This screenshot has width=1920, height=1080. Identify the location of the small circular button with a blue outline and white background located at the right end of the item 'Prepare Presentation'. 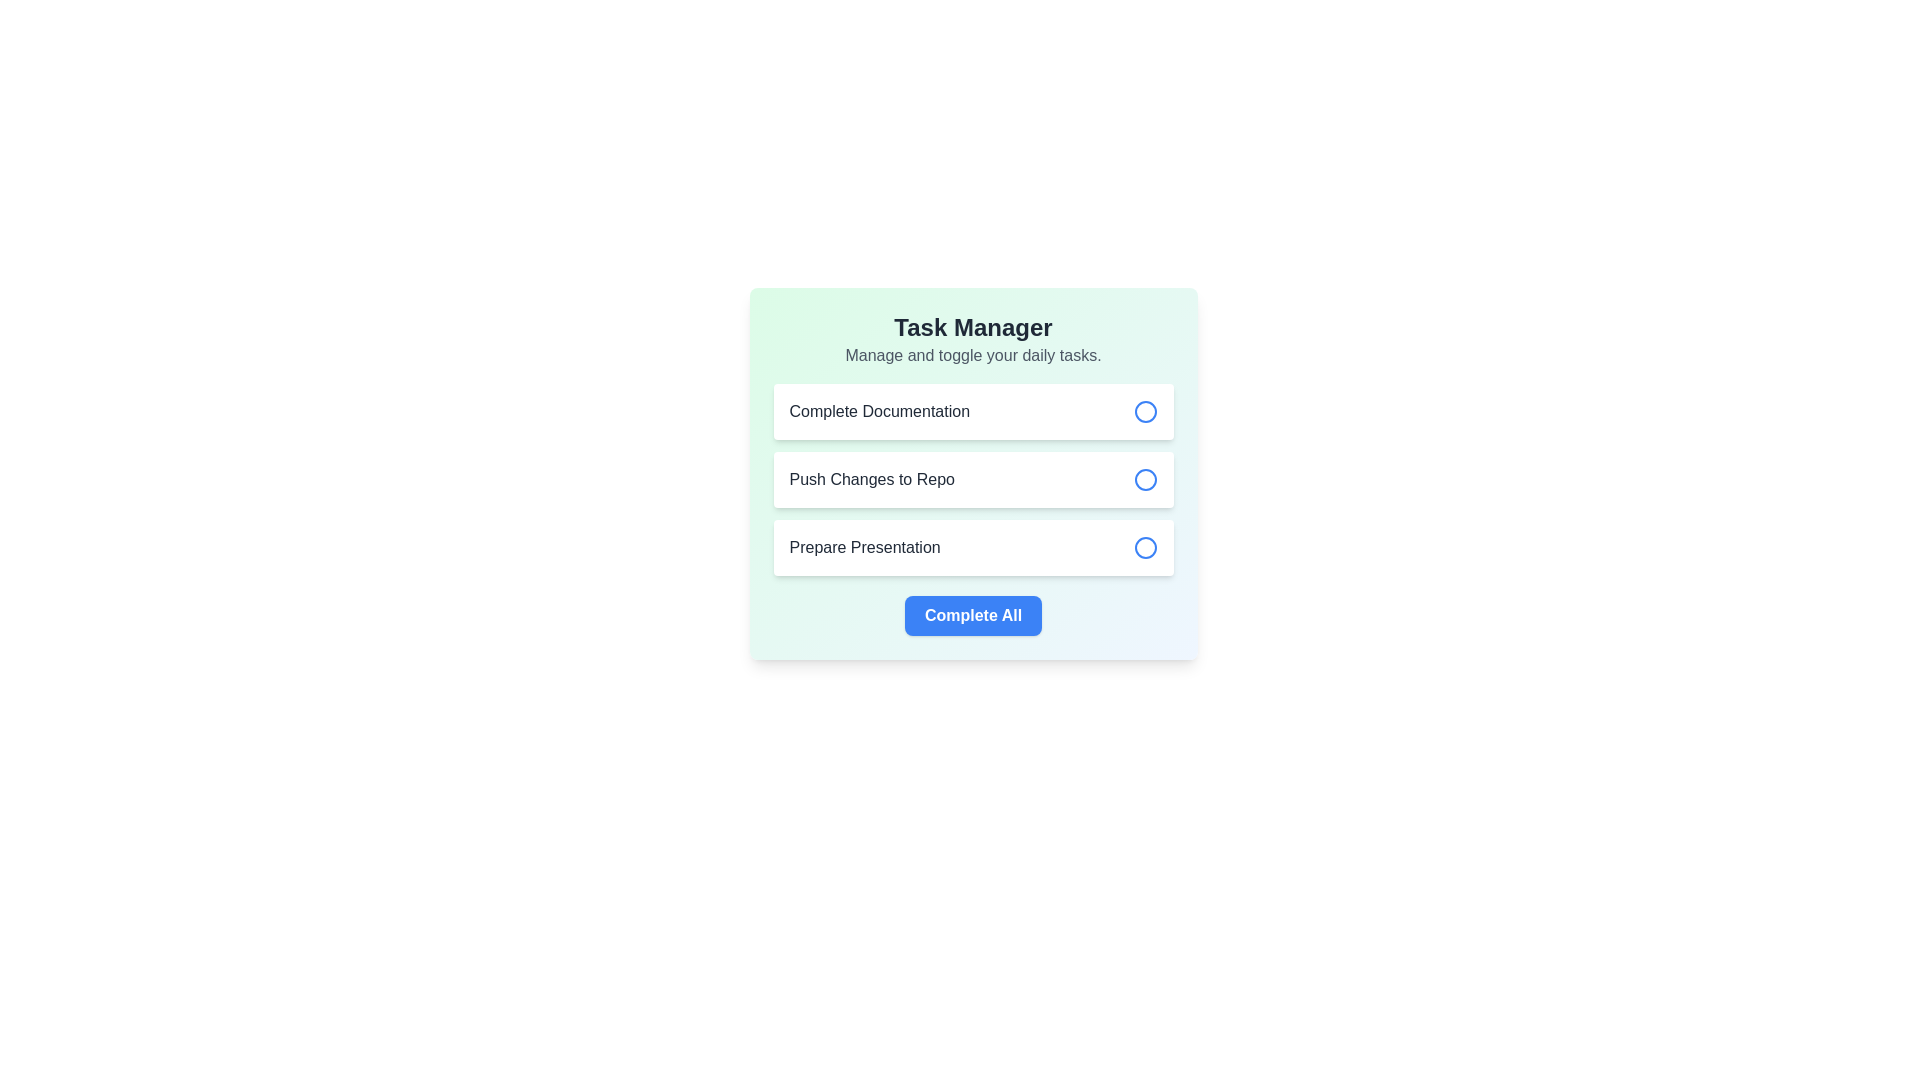
(1145, 547).